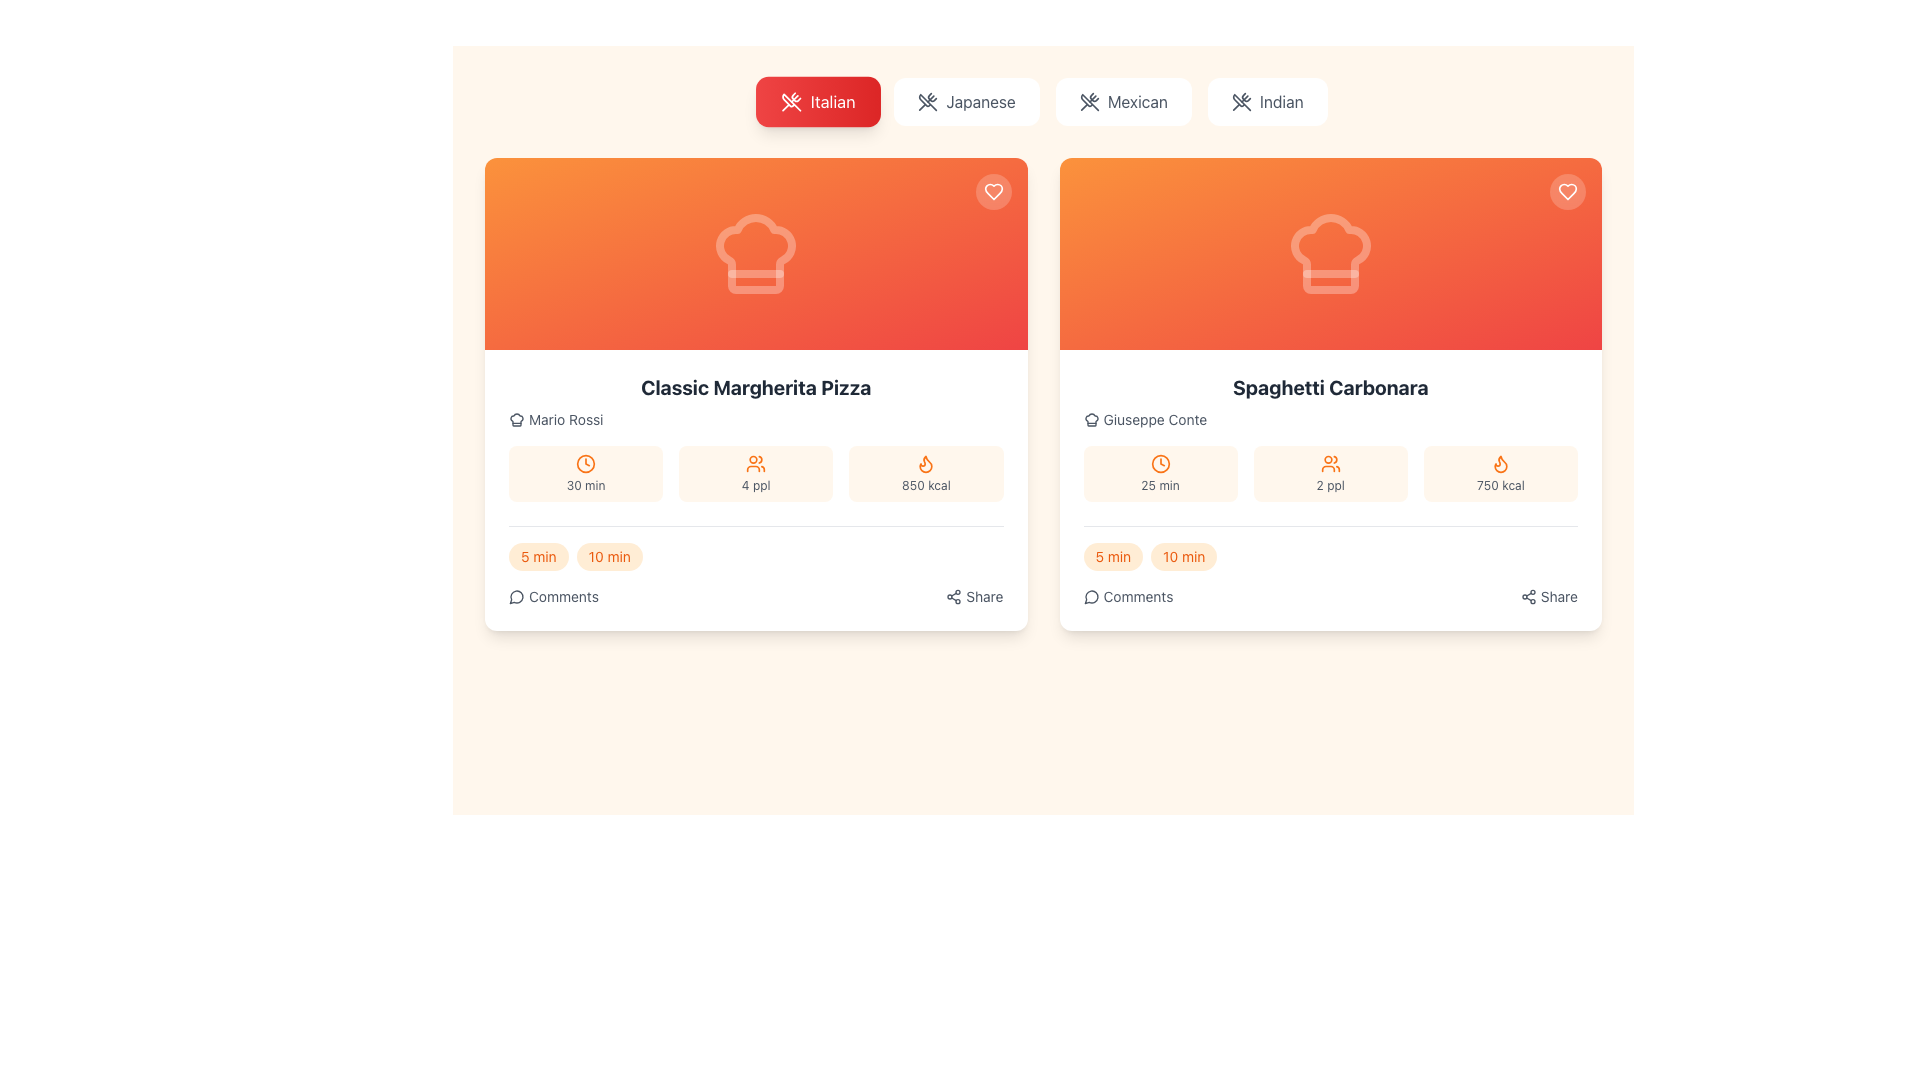 The height and width of the screenshot is (1080, 1920). Describe the element at coordinates (585, 463) in the screenshot. I see `the decorative SVG component that represents the preparation time for the recipe, located in the left card below 'Mario Rossi' and above the '30 min' text` at that location.